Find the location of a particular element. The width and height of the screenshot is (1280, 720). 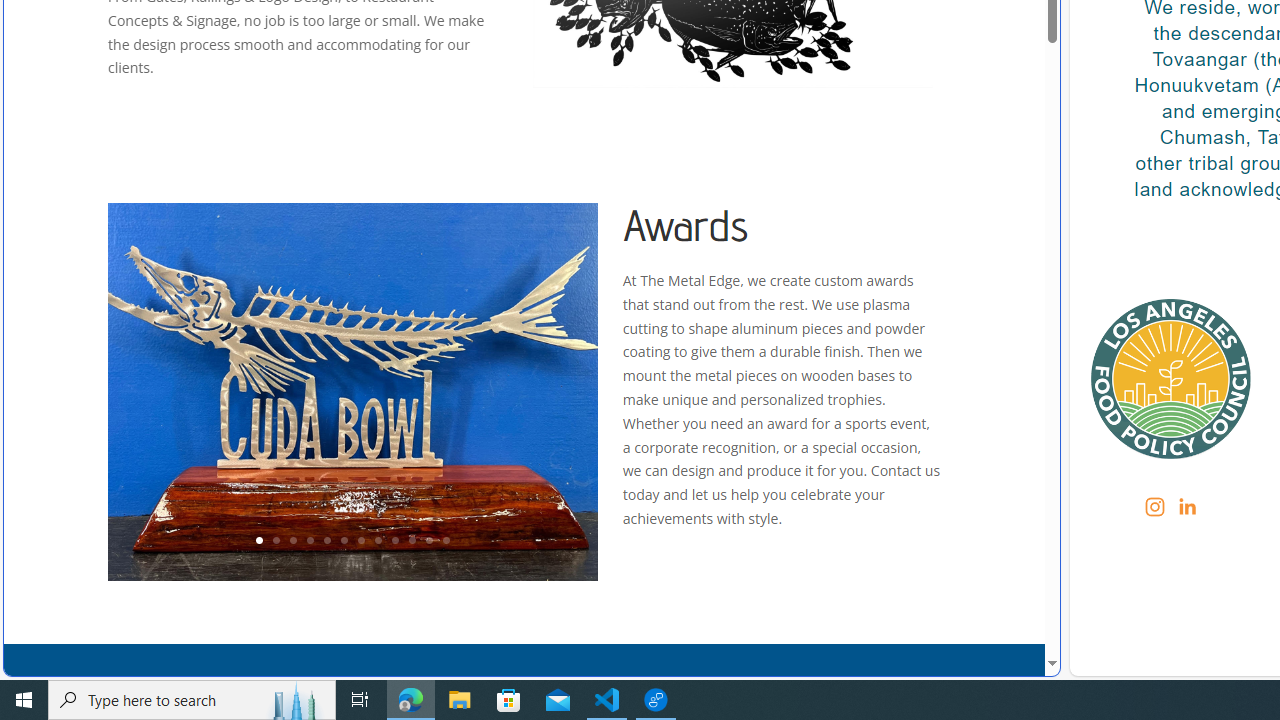

'Instagram' is located at coordinates (1155, 505).